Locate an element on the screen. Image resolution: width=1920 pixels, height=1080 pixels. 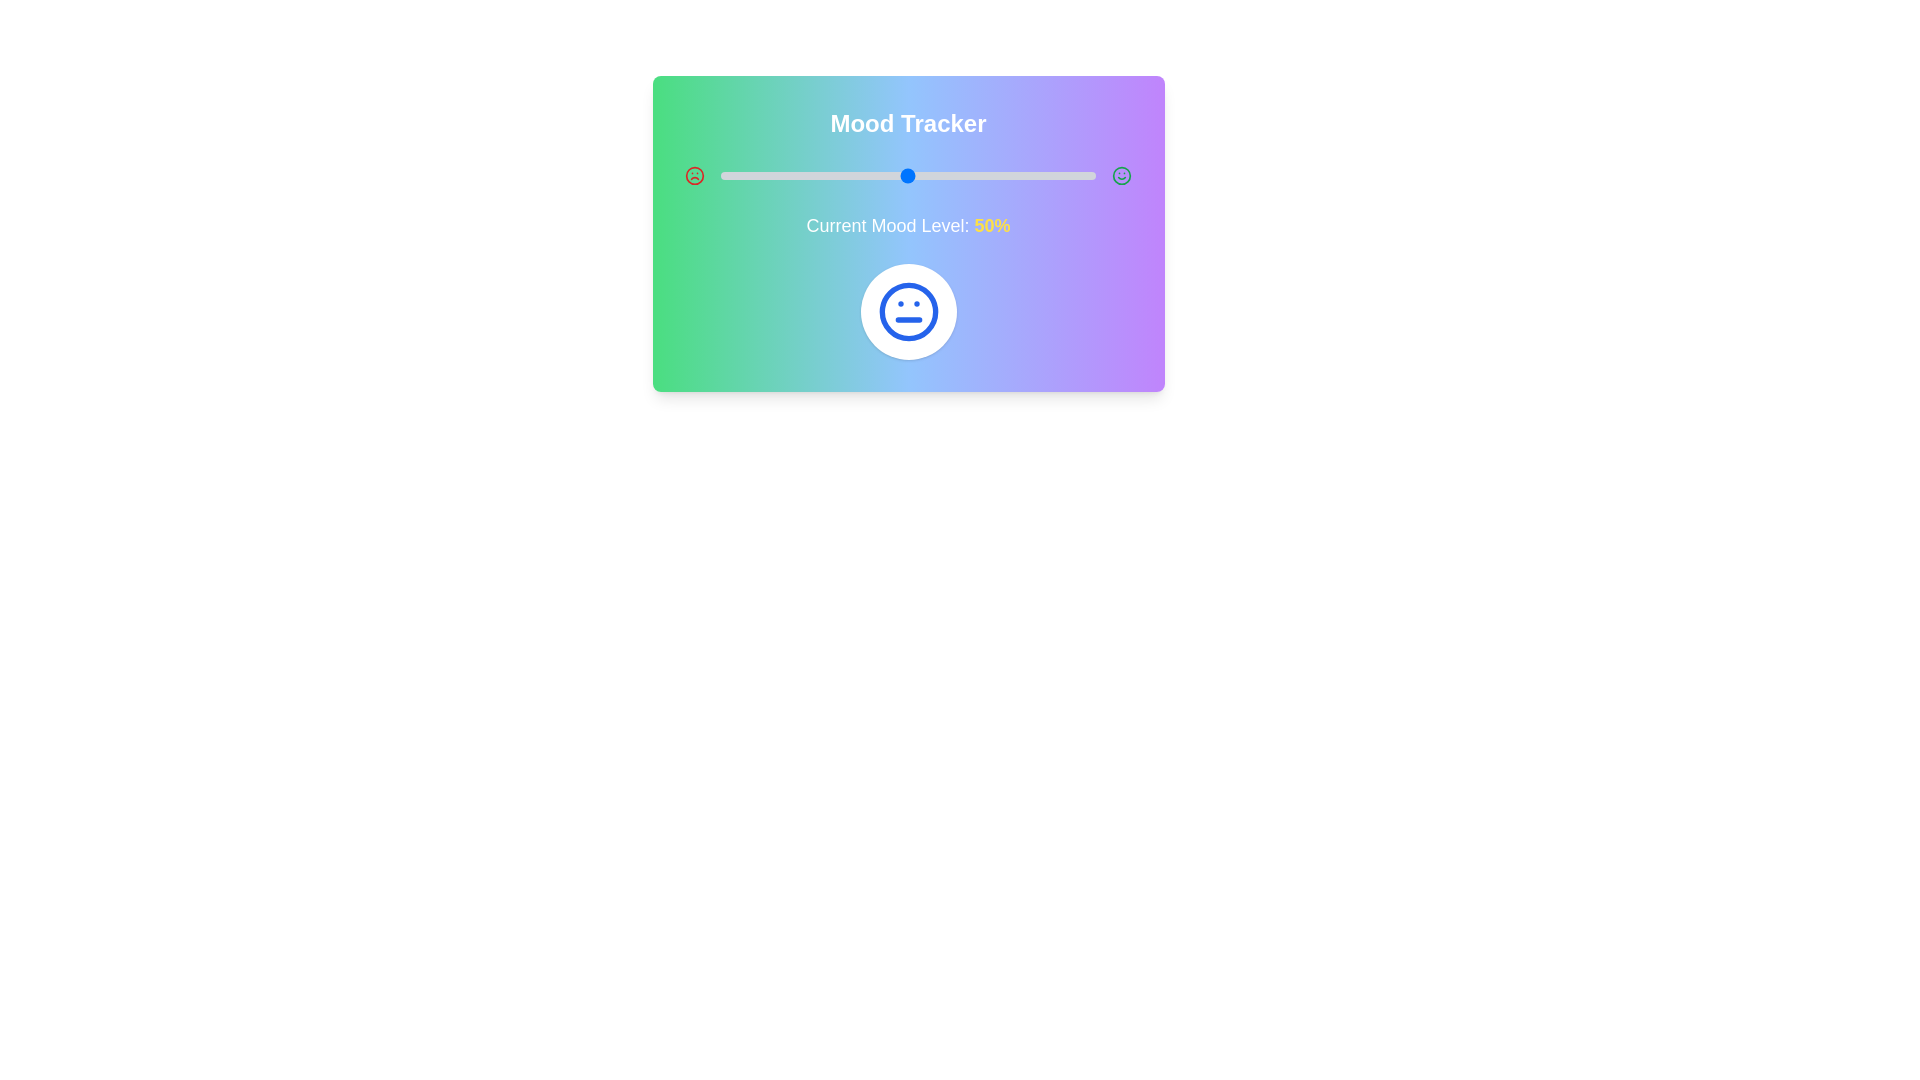
the mood level to 82% by dragging the slider is located at coordinates (1028, 175).